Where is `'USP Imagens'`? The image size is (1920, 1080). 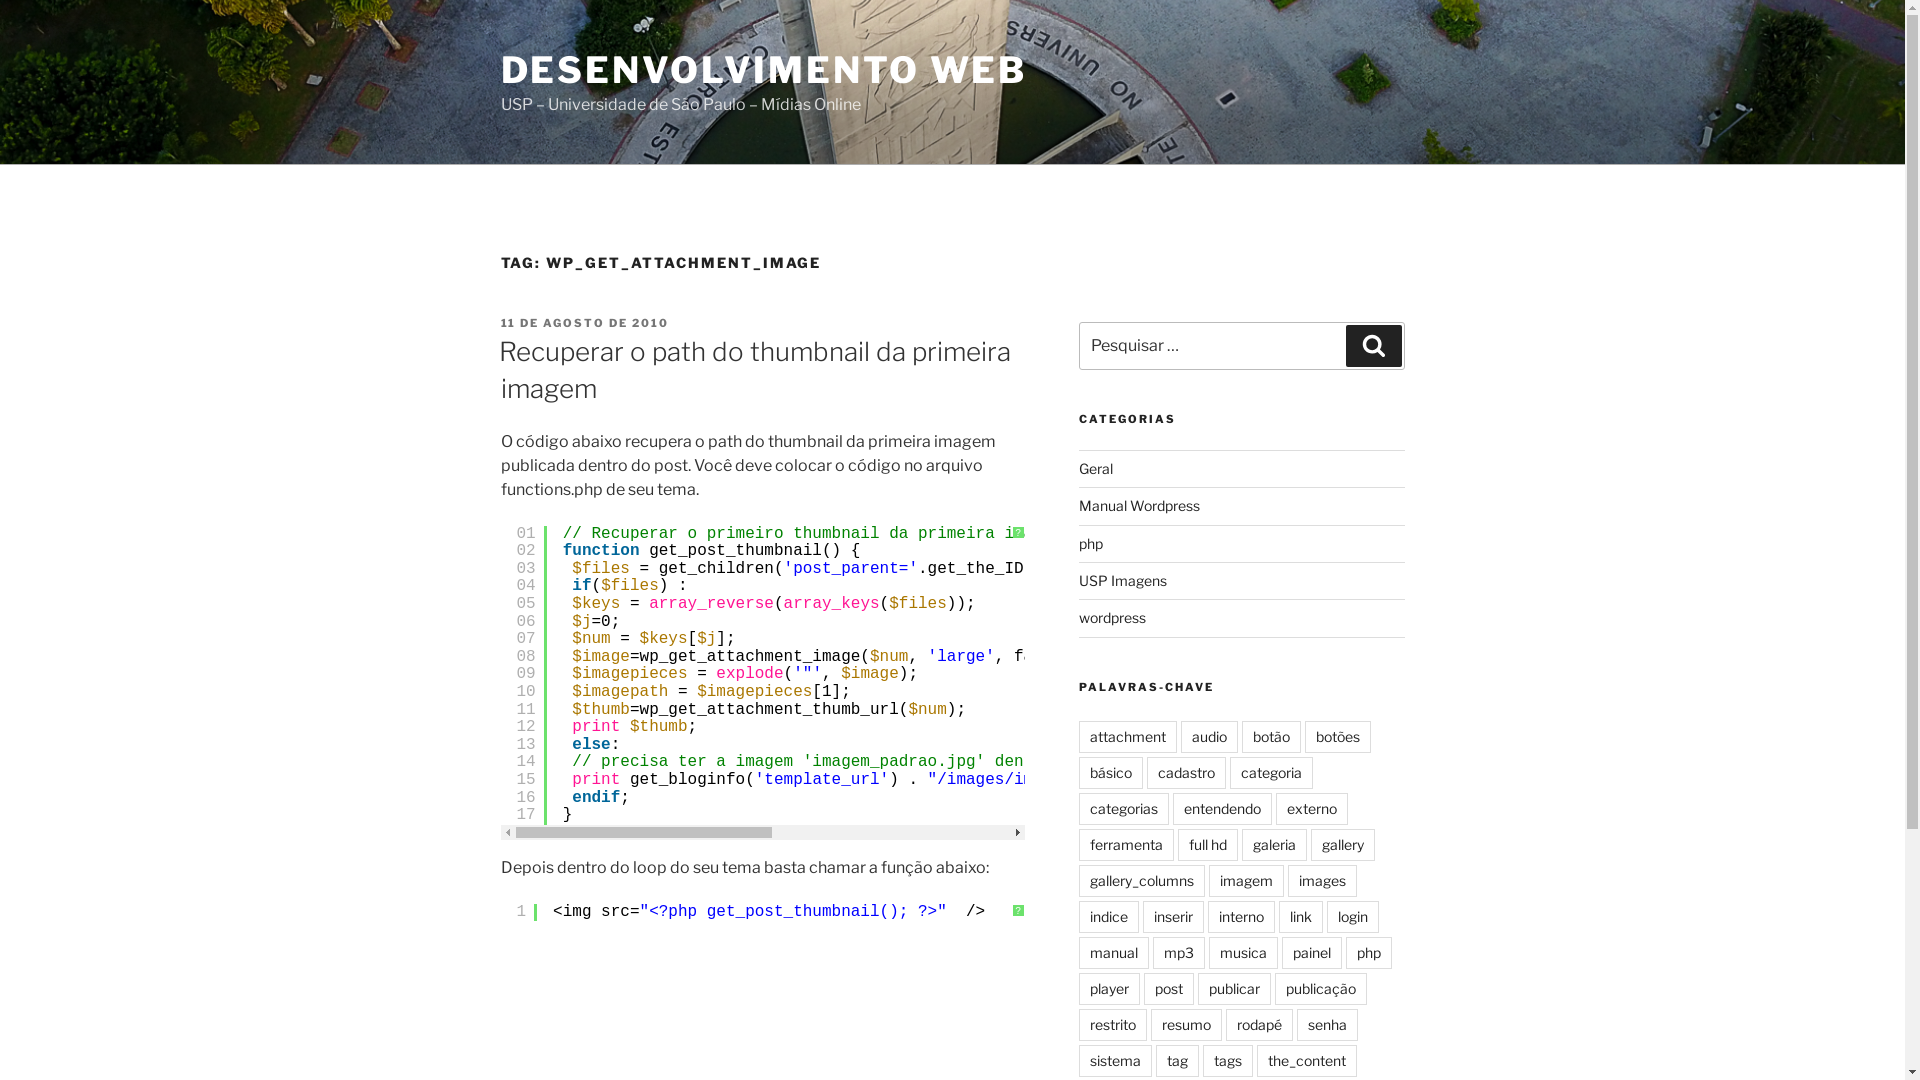 'USP Imagens' is located at coordinates (1123, 580).